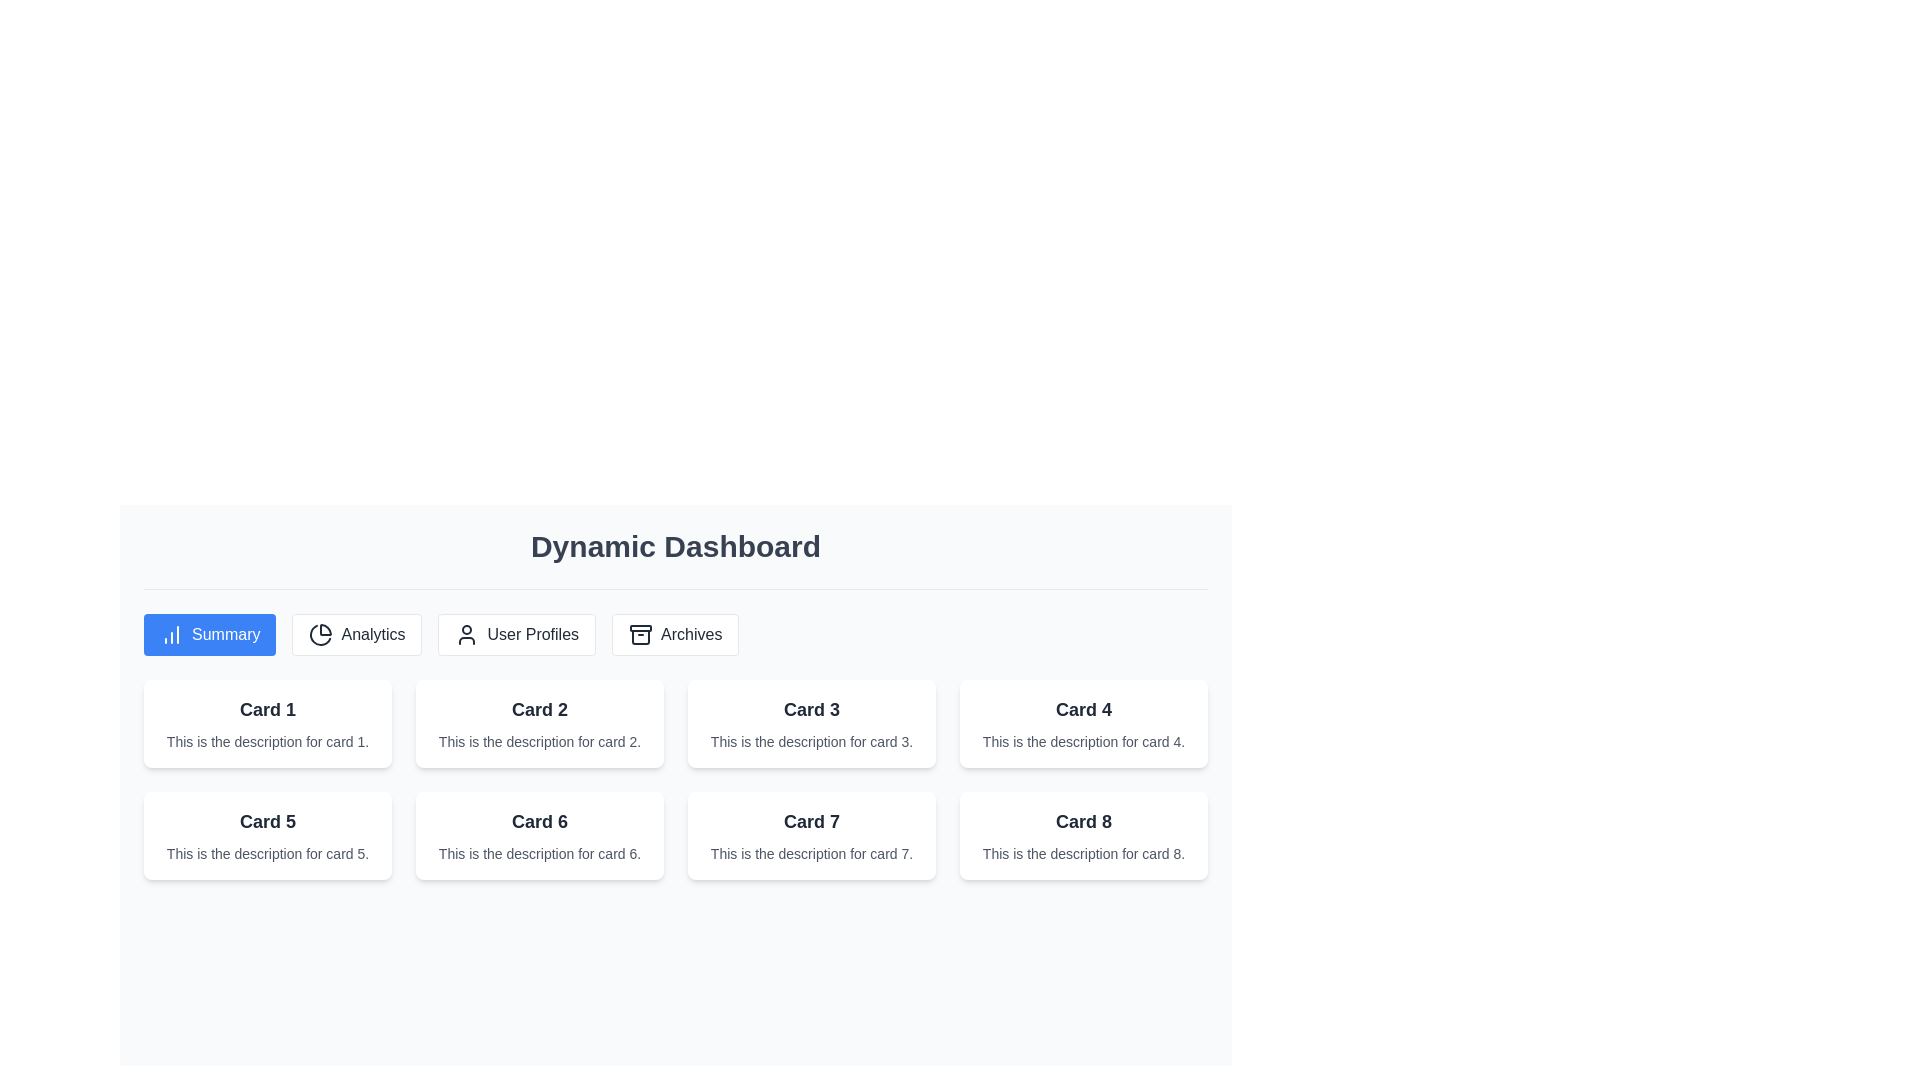 The height and width of the screenshot is (1080, 1920). What do you see at coordinates (676, 635) in the screenshot?
I see `the navigation bar located below the 'Dynamic Dashboard' header` at bounding box center [676, 635].